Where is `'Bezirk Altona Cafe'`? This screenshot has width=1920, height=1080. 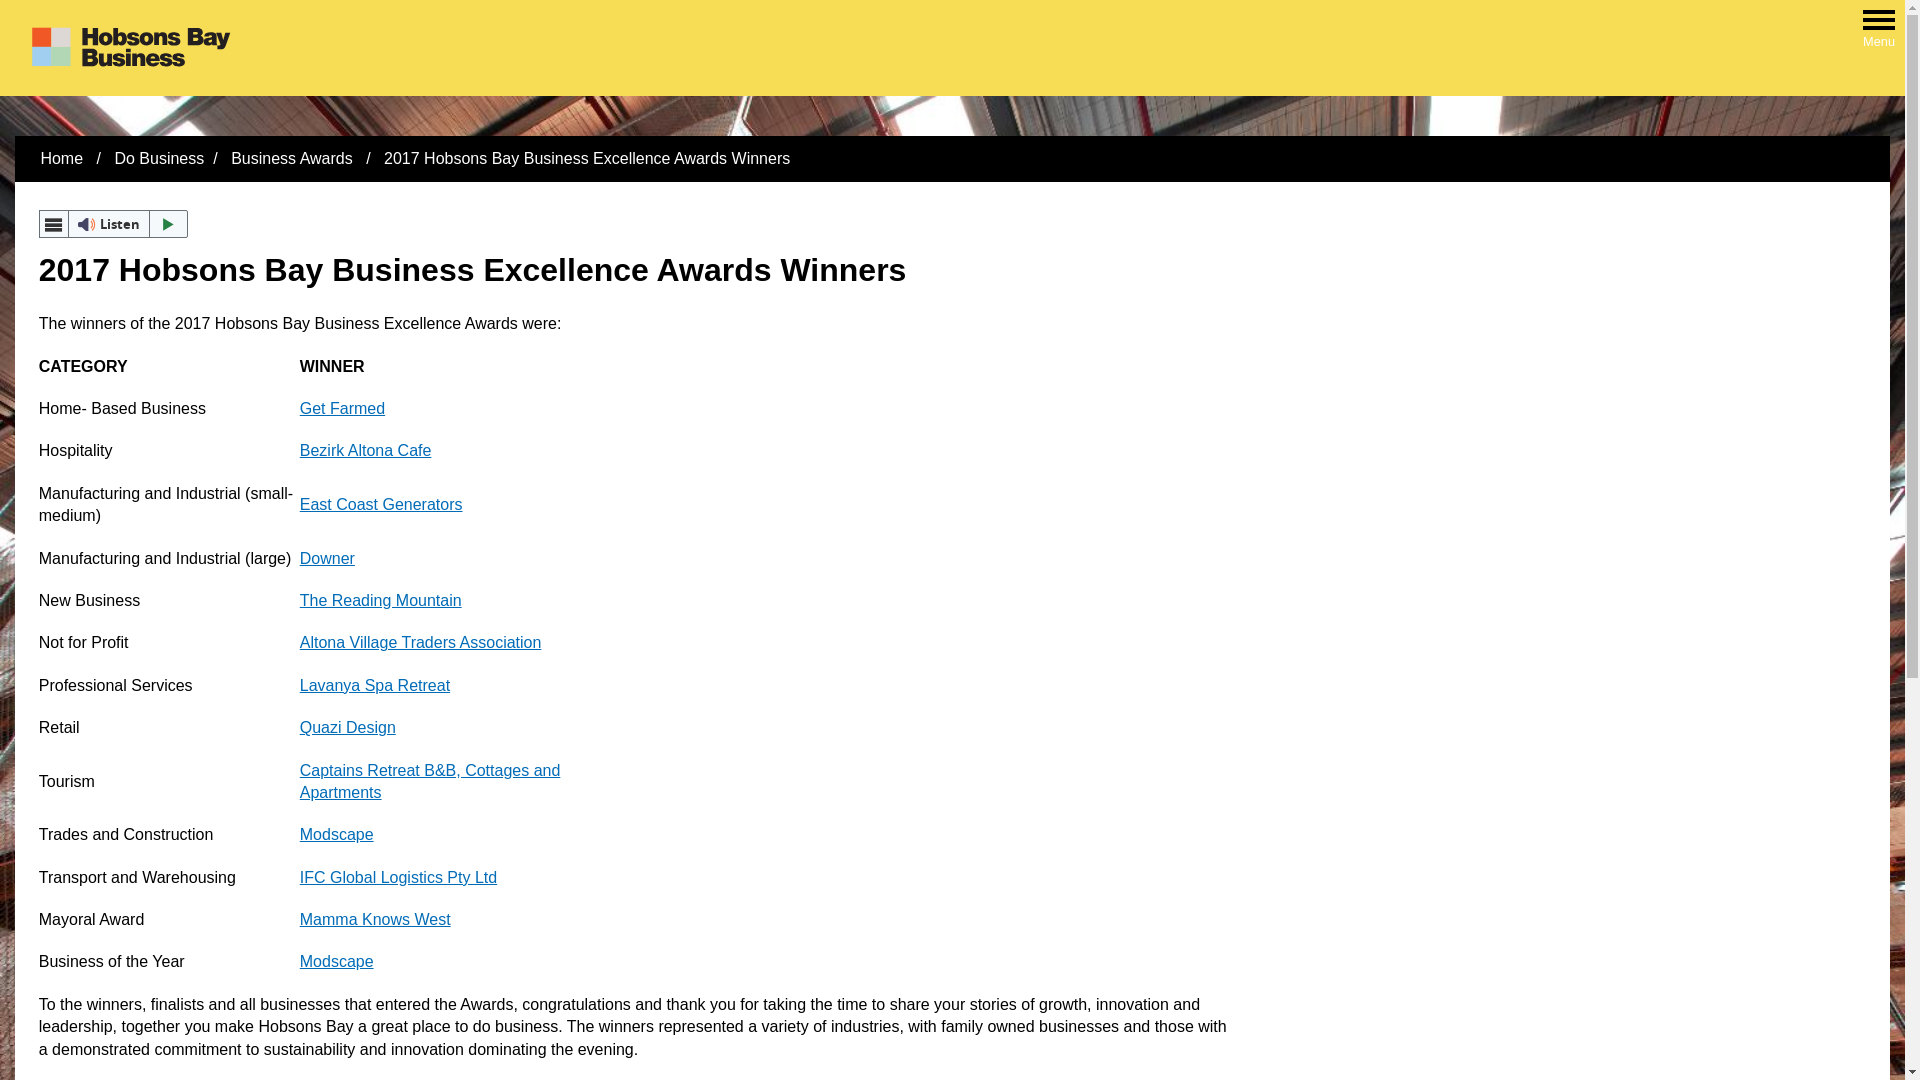 'Bezirk Altona Cafe' is located at coordinates (298, 450).